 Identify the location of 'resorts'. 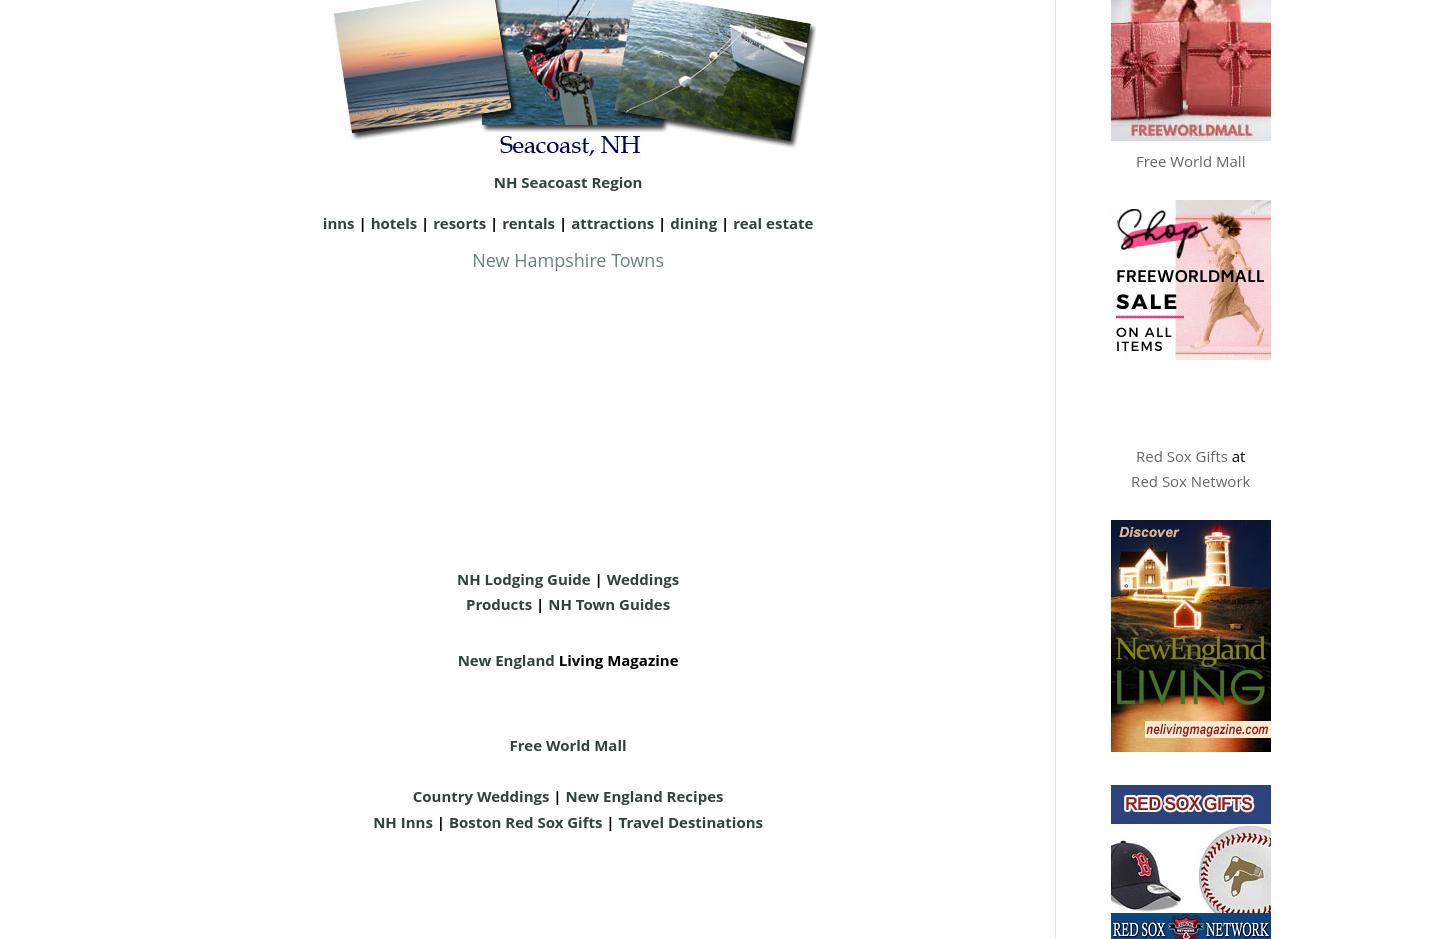
(459, 221).